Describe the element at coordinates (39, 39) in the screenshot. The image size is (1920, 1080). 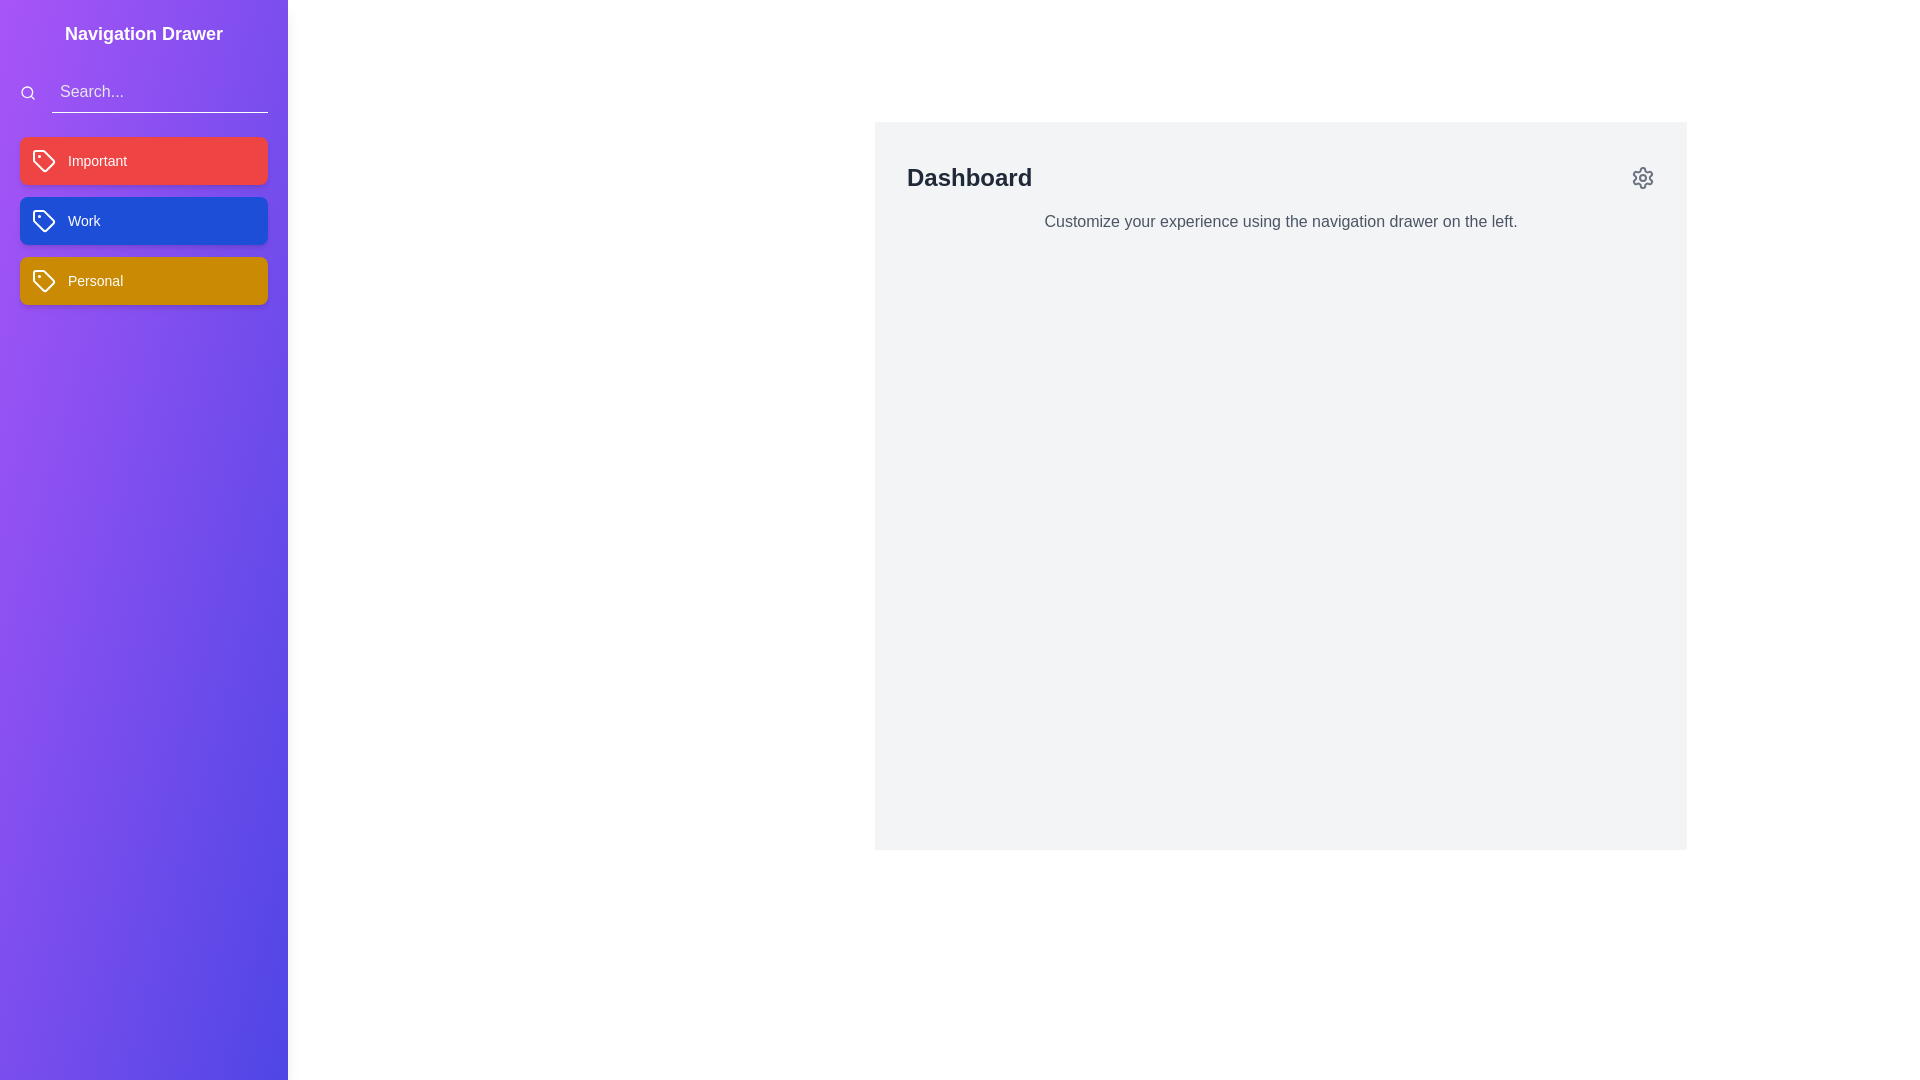
I see `toggle button located at the top-left corner of the screen to toggle the navigation drawer visibility` at that location.